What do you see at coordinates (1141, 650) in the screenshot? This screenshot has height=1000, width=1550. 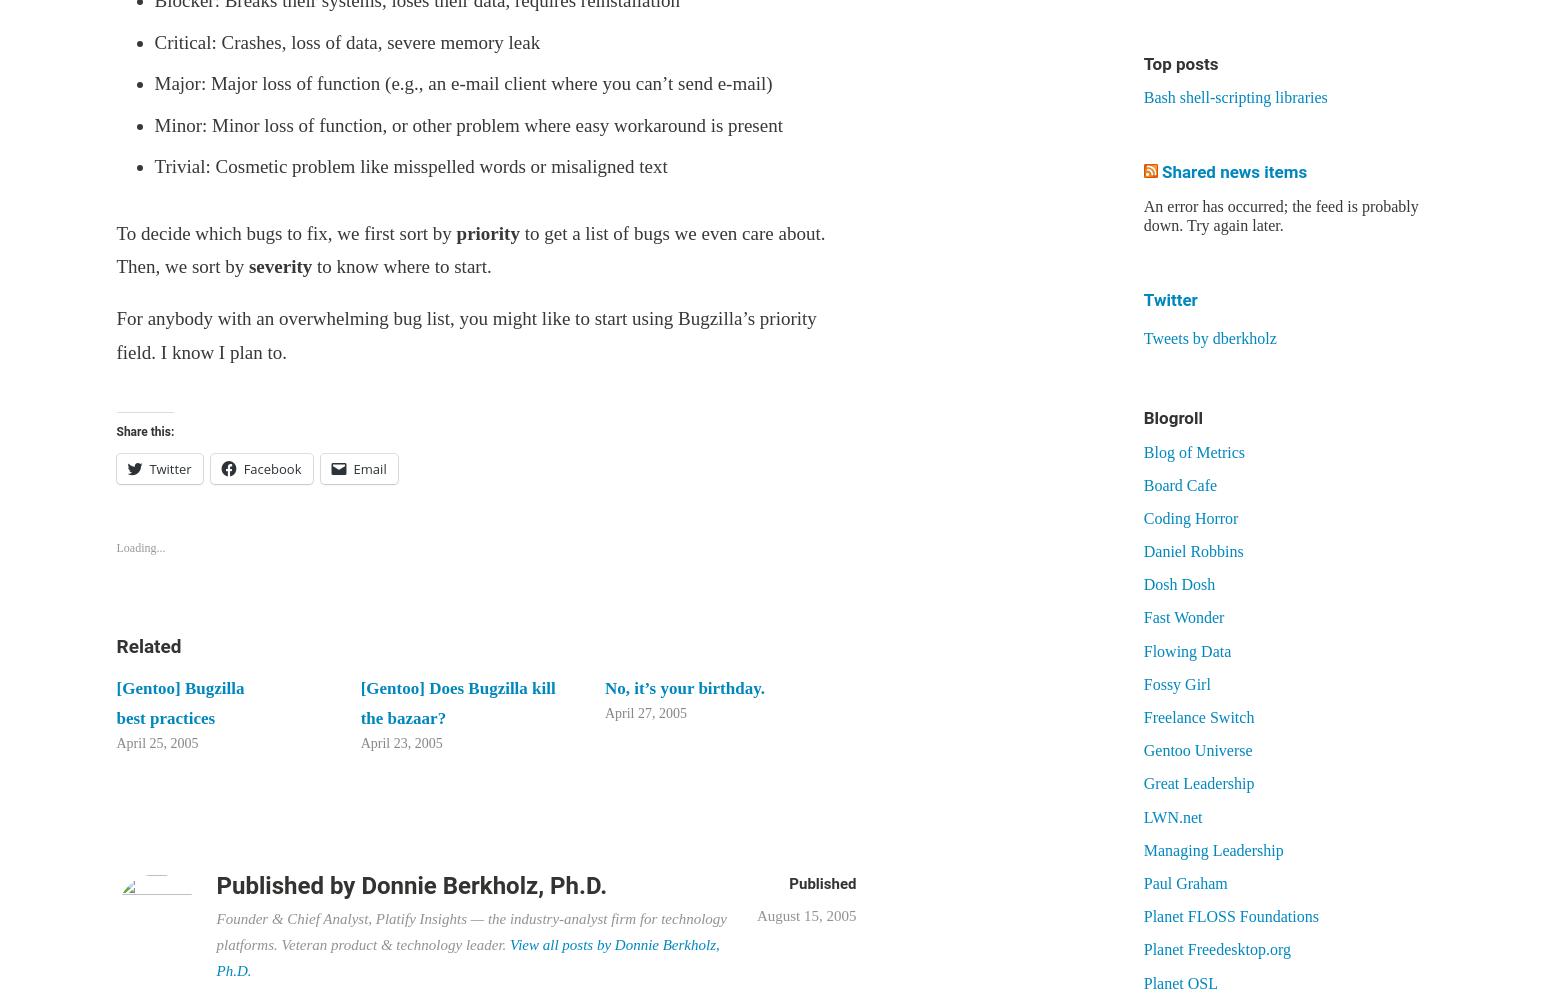 I see `'Flowing Data'` at bounding box center [1141, 650].